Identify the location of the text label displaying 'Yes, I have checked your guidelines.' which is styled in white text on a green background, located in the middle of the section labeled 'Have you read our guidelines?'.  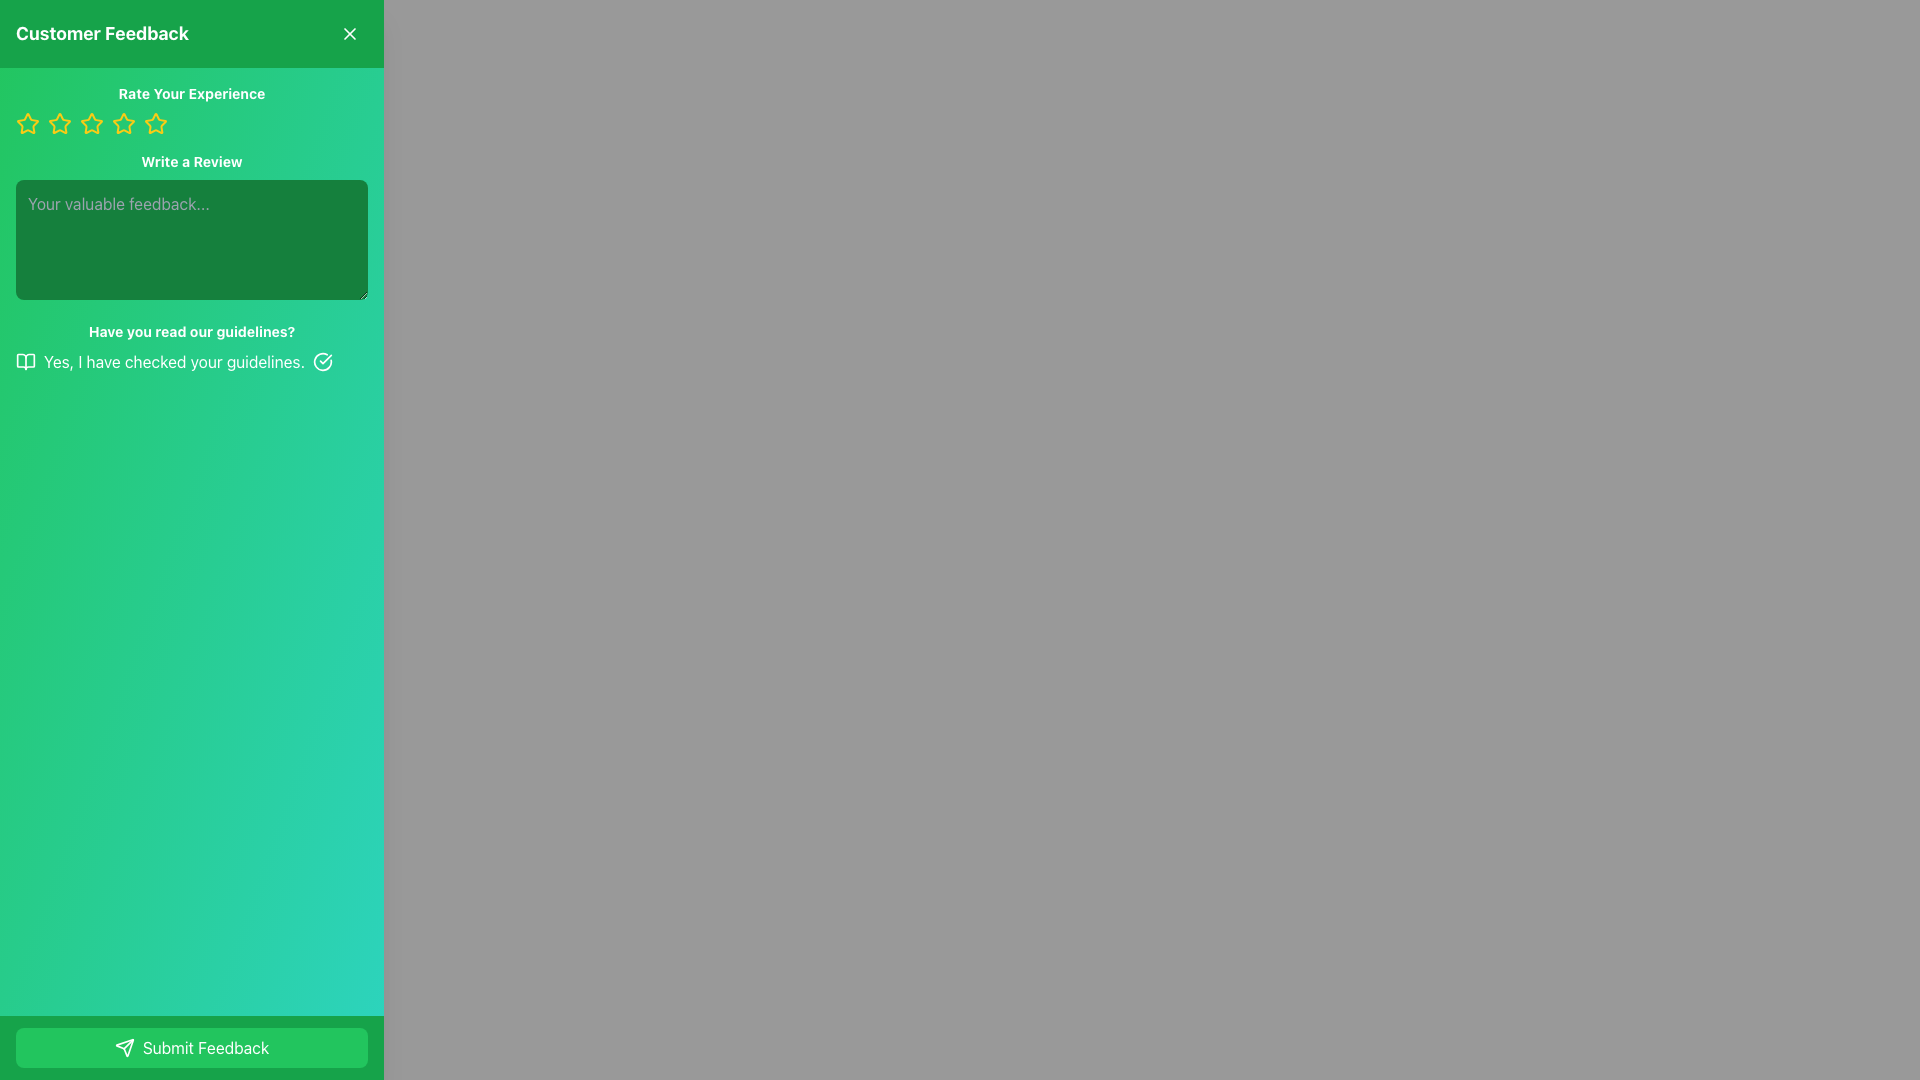
(174, 362).